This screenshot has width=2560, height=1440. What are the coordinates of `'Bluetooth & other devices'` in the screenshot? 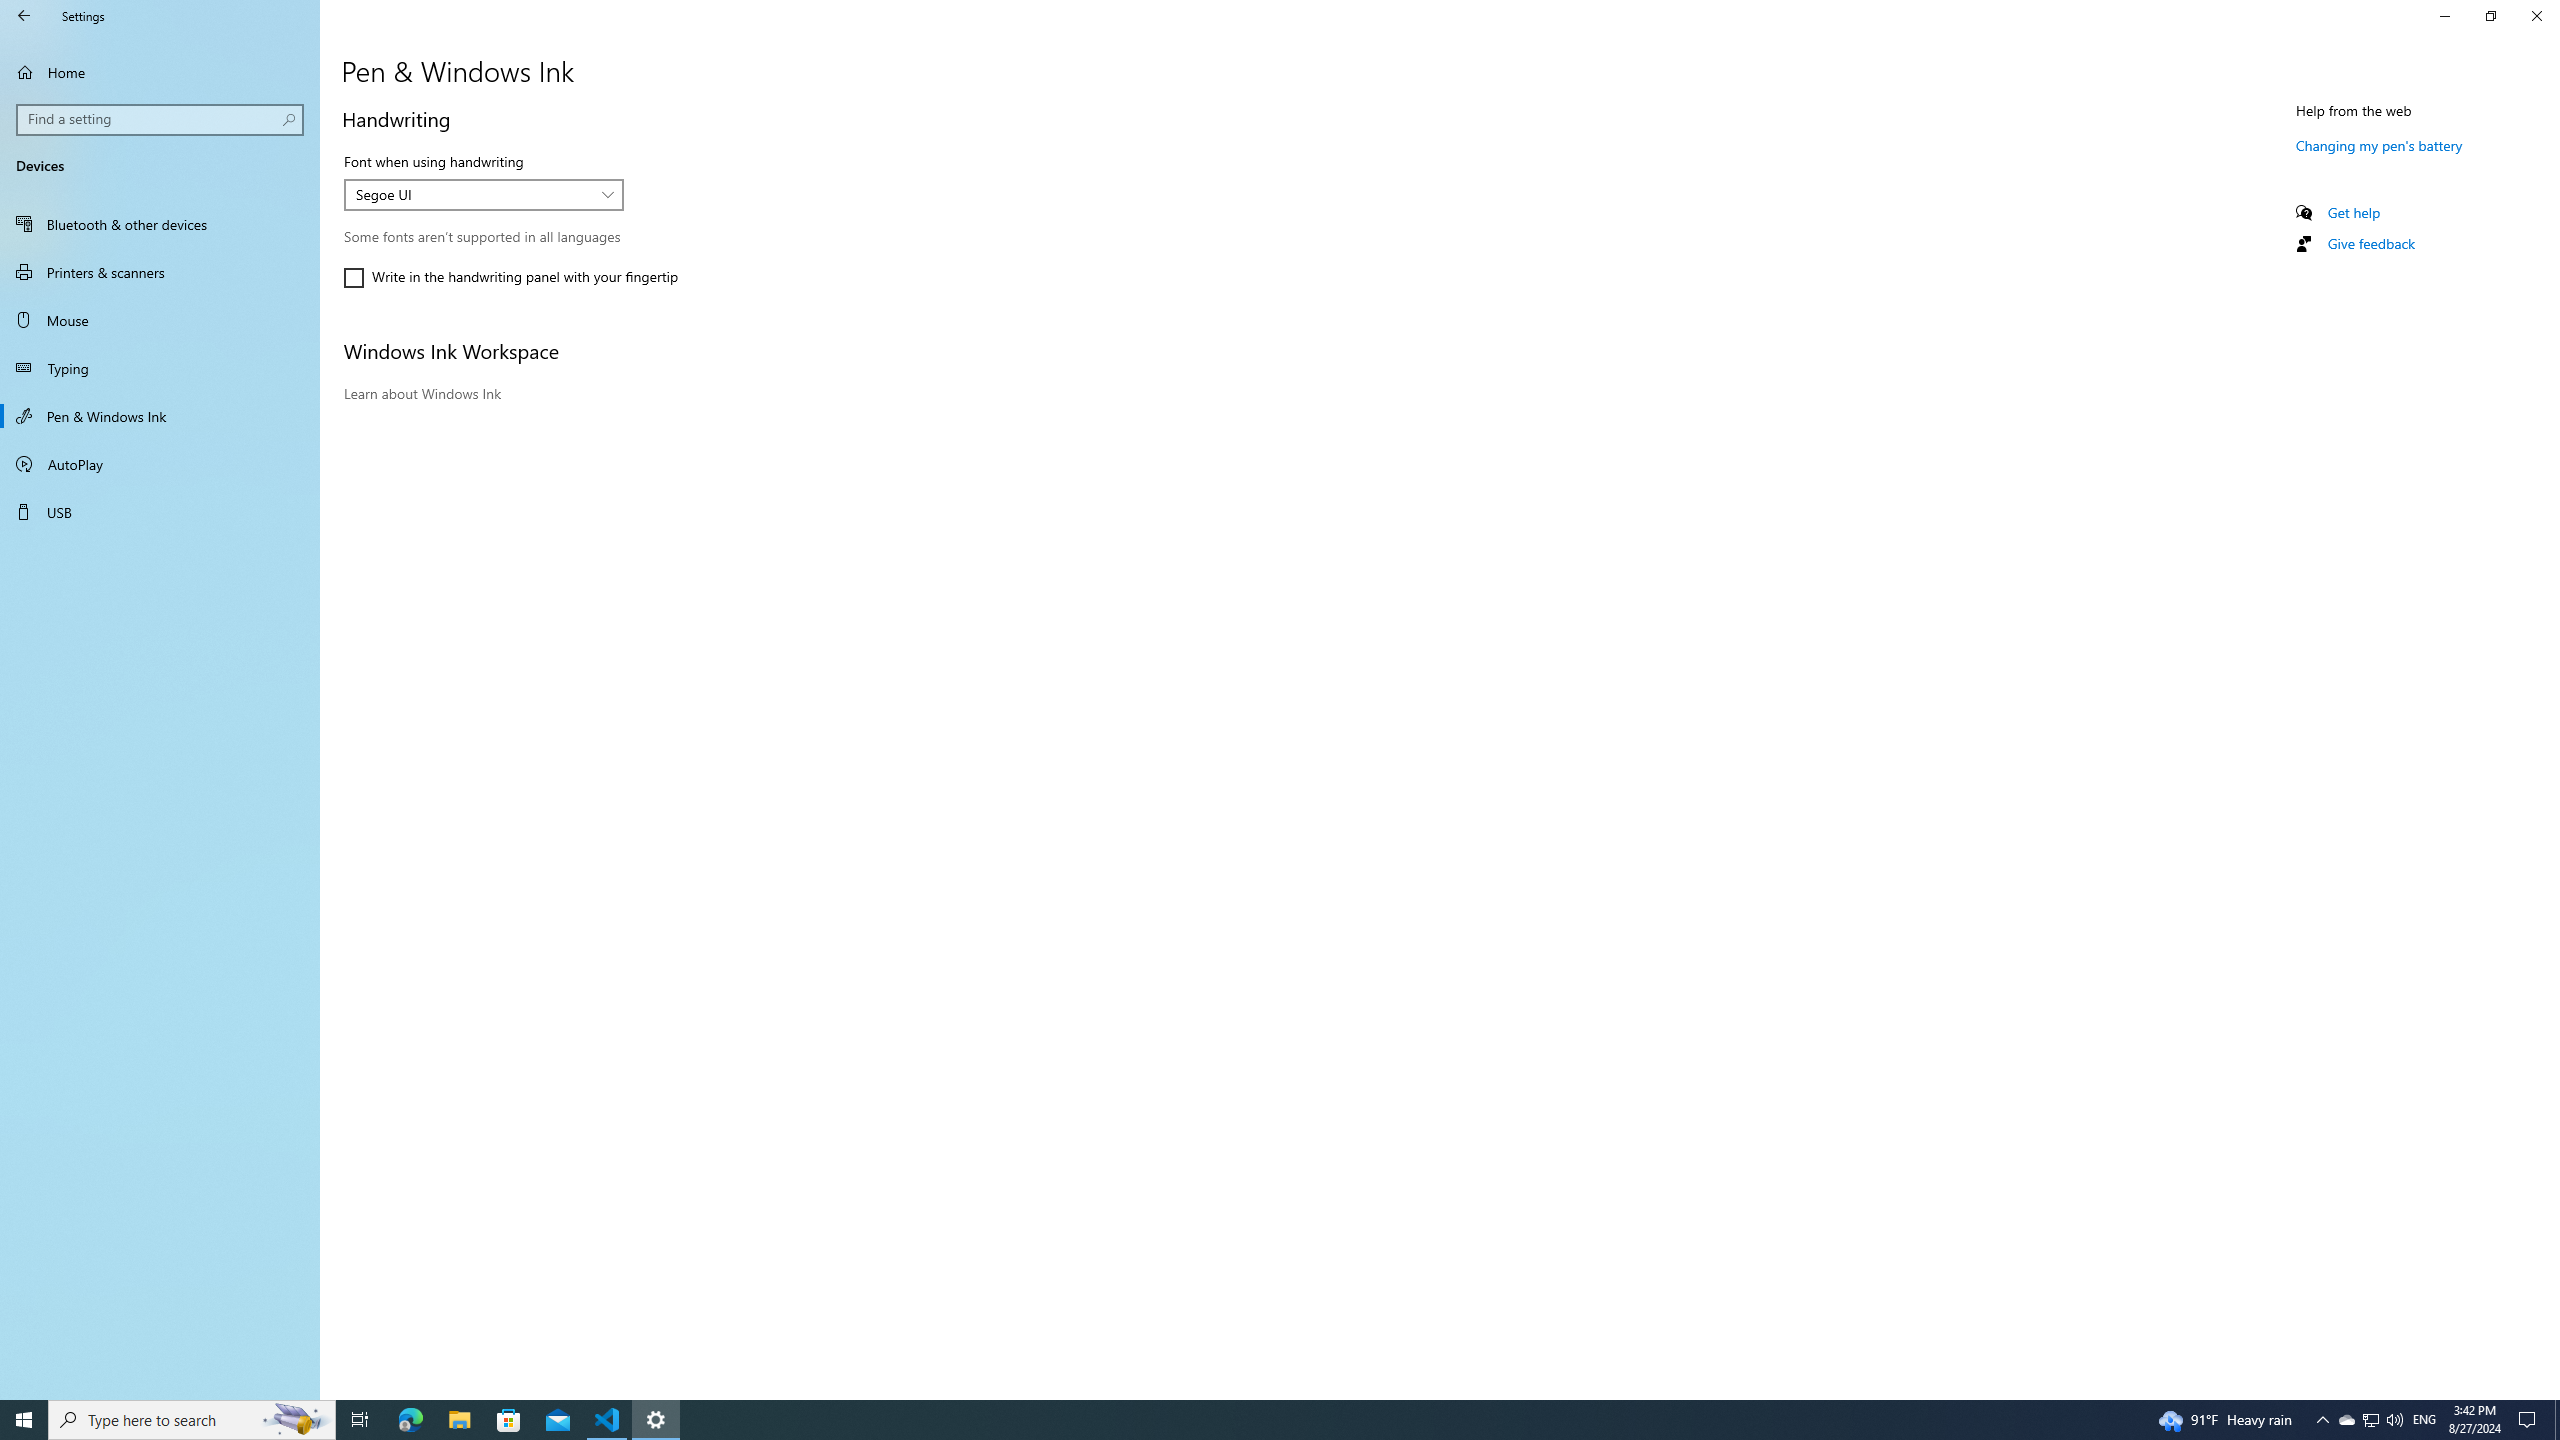 It's located at (159, 222).